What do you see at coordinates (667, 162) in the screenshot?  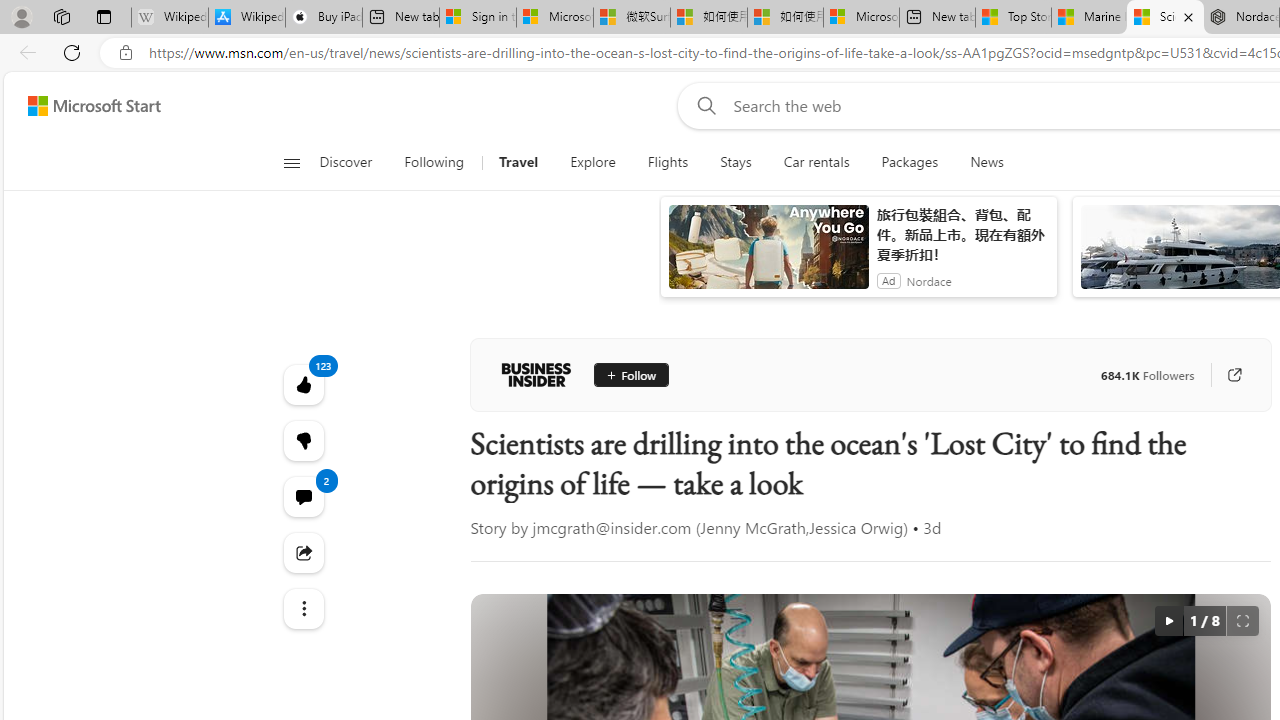 I see `'Flights'` at bounding box center [667, 162].